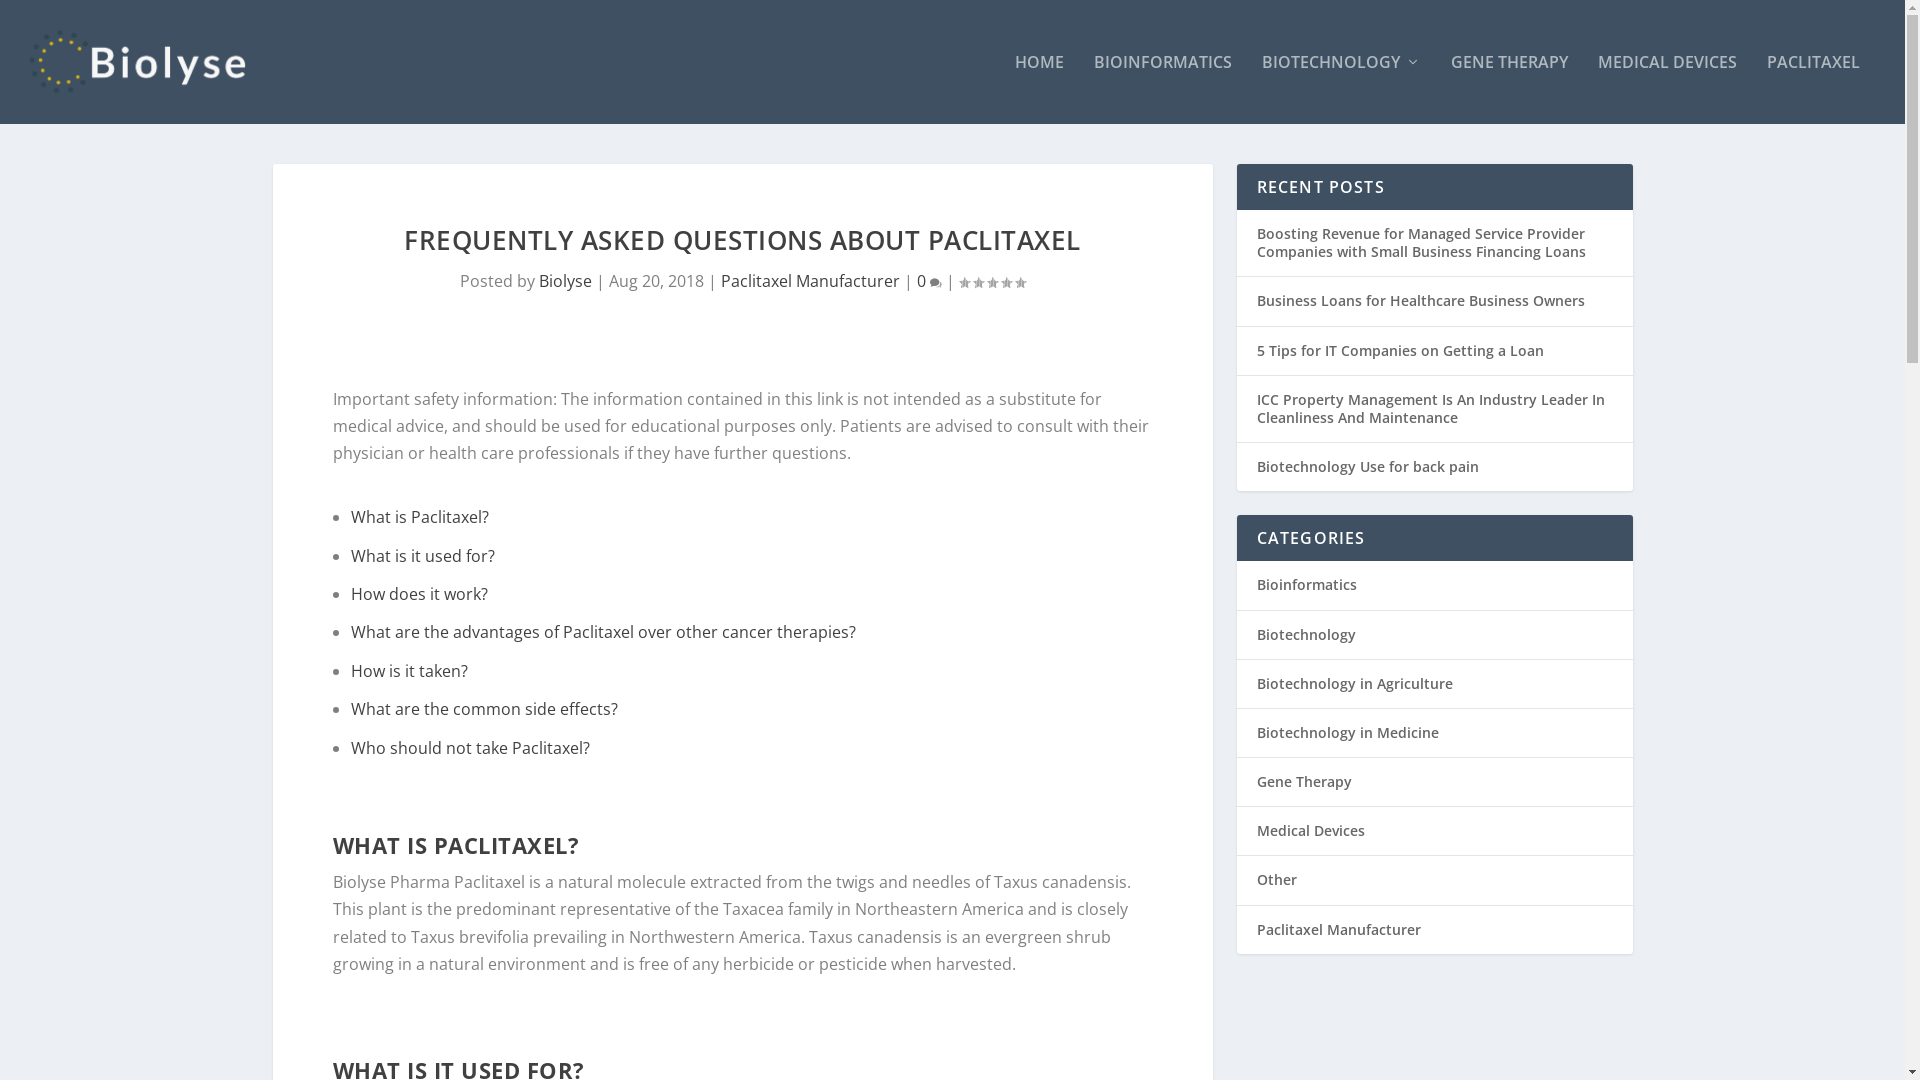  I want to click on 'How is it taken?', so click(408, 671).